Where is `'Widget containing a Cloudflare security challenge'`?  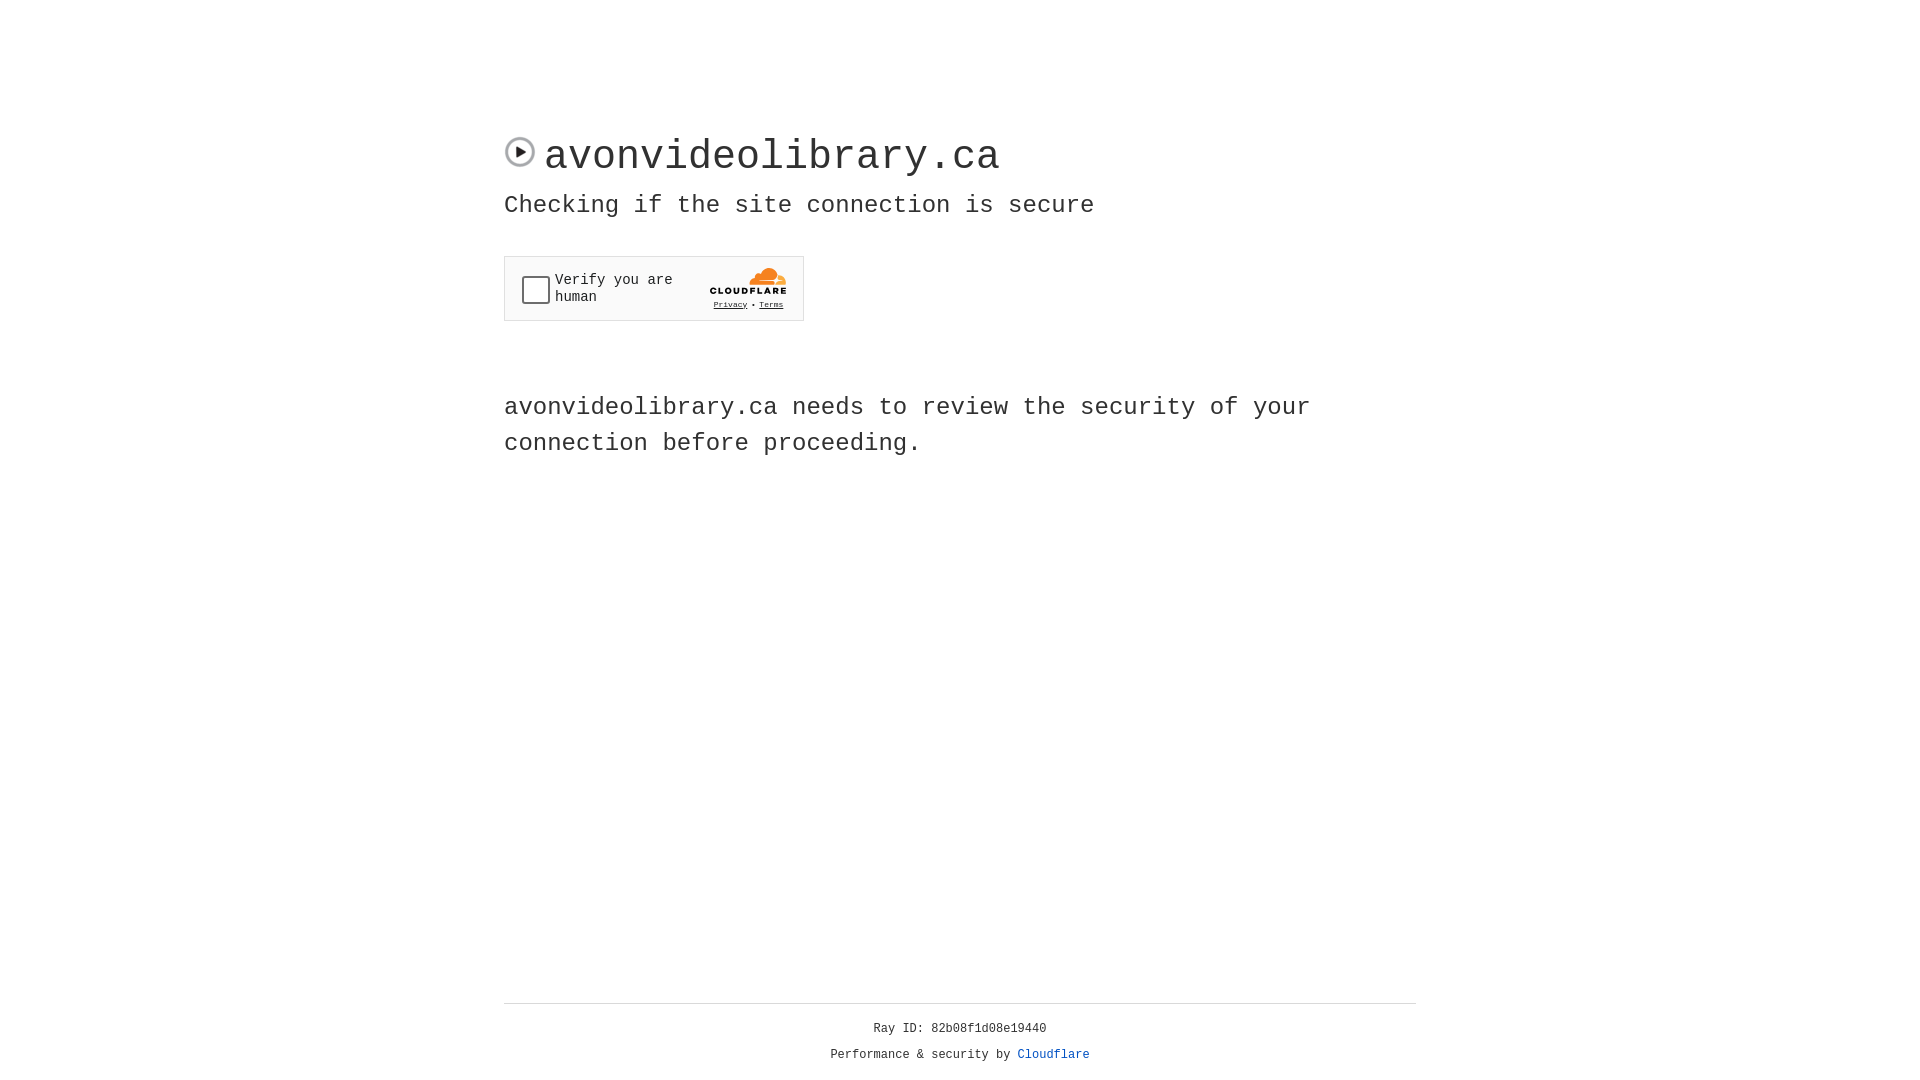 'Widget containing a Cloudflare security challenge' is located at coordinates (653, 288).